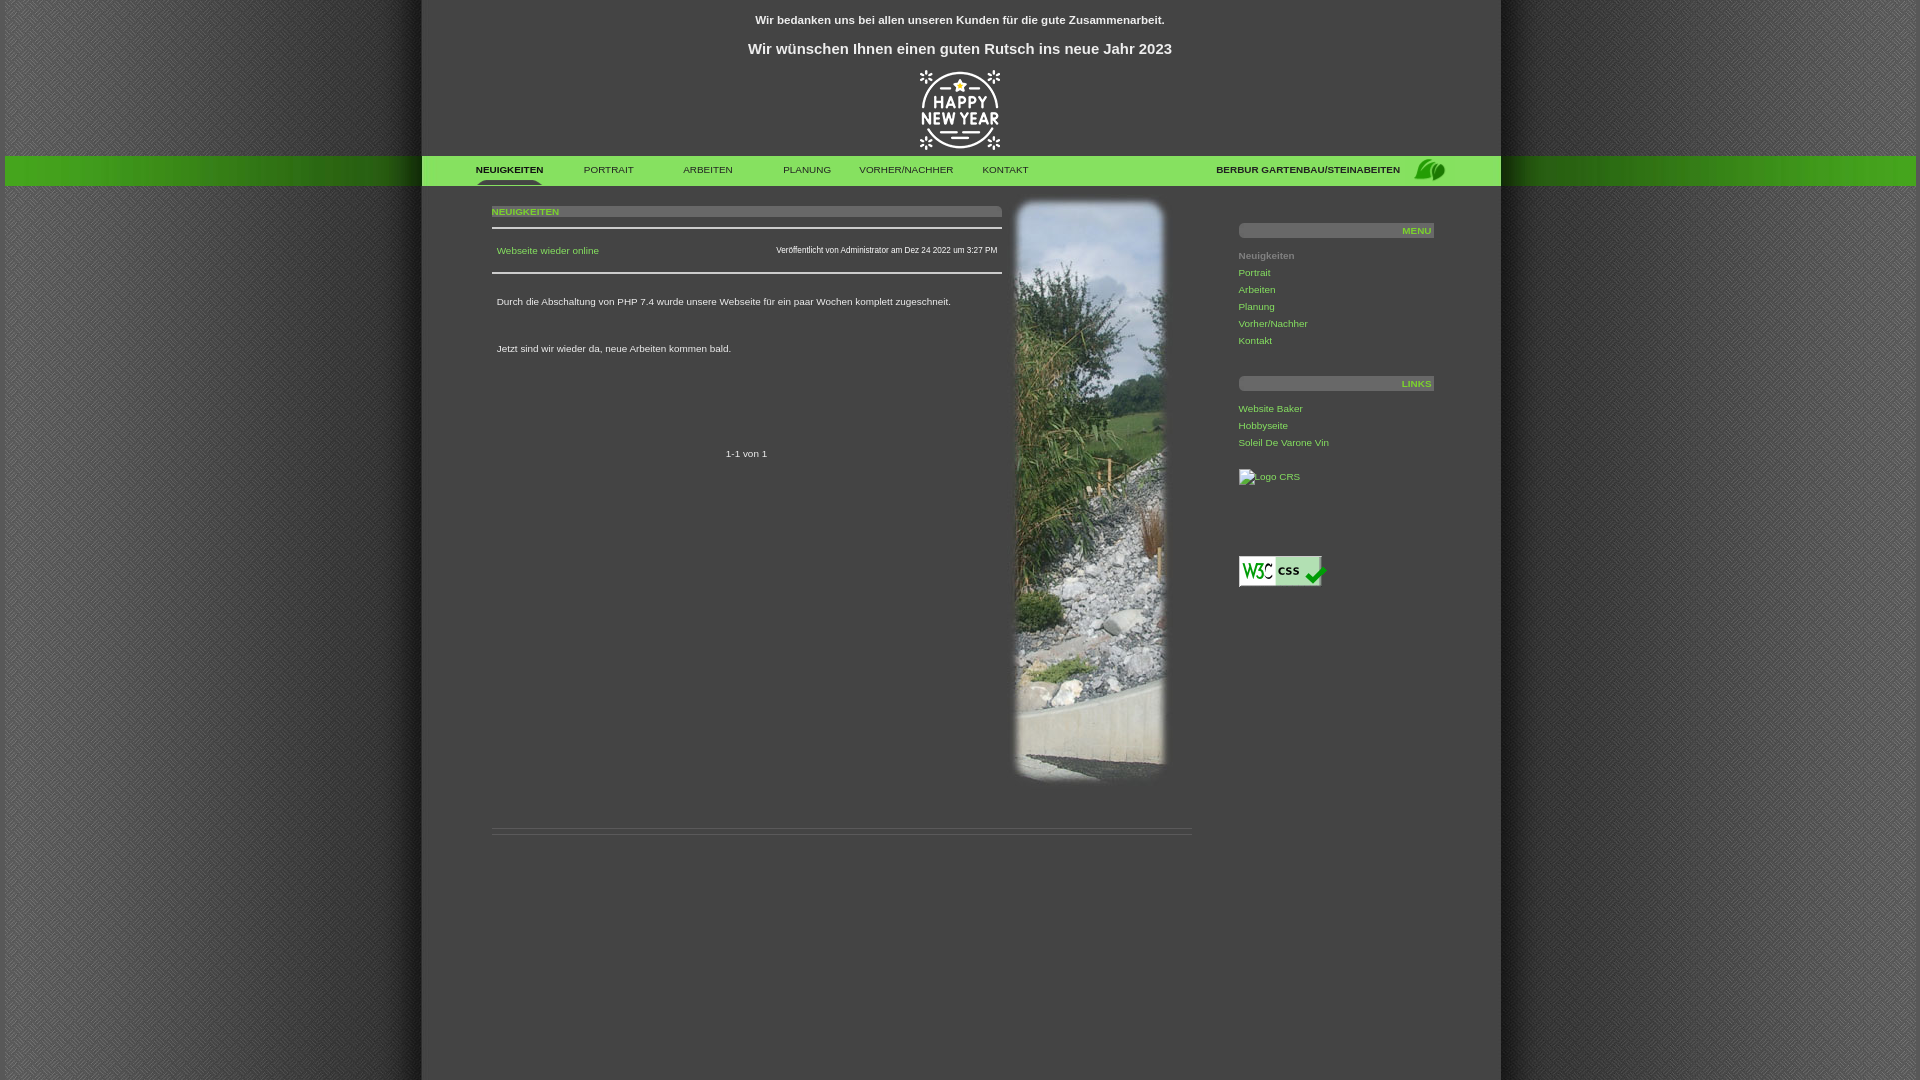  What do you see at coordinates (1255, 306) in the screenshot?
I see `'Planung'` at bounding box center [1255, 306].